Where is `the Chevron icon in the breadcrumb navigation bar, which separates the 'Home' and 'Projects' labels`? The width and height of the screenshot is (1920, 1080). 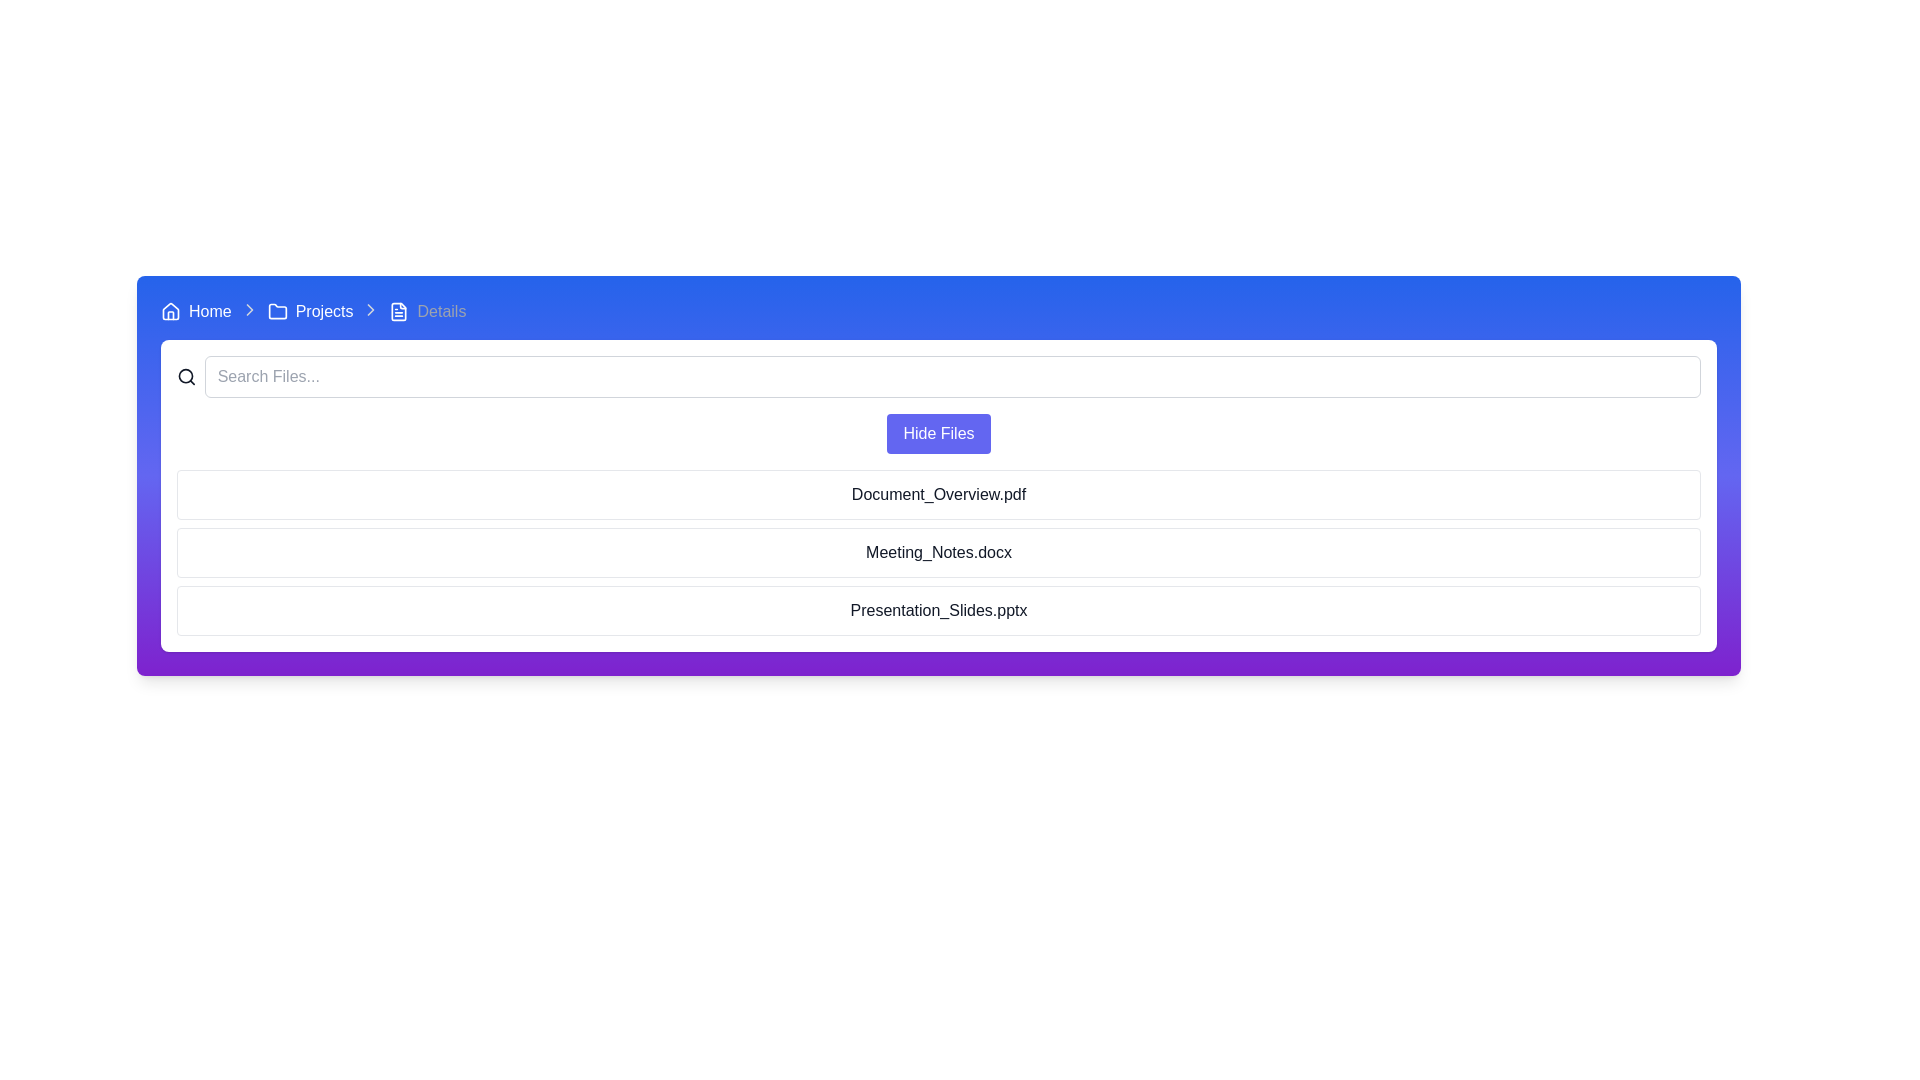 the Chevron icon in the breadcrumb navigation bar, which separates the 'Home' and 'Projects' labels is located at coordinates (248, 312).